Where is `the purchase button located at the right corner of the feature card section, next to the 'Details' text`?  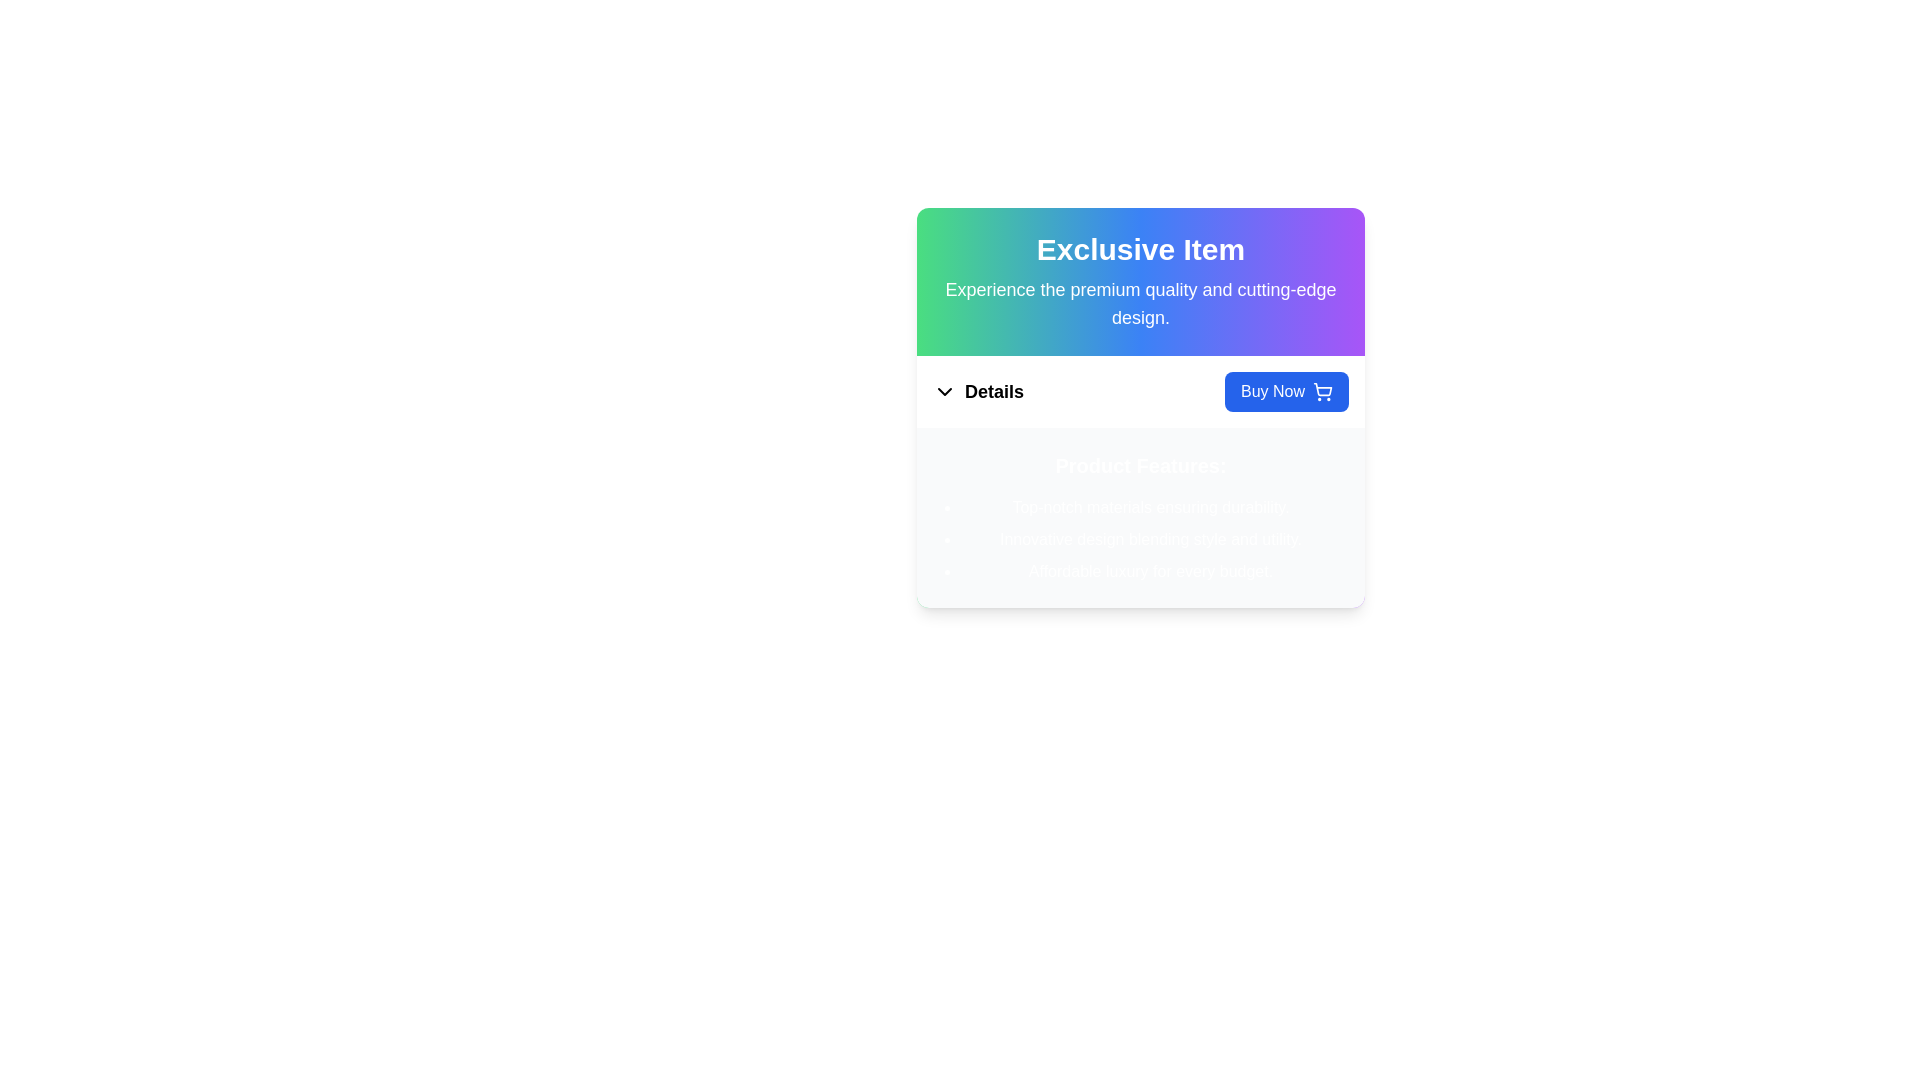 the purchase button located at the right corner of the feature card section, next to the 'Details' text is located at coordinates (1286, 392).